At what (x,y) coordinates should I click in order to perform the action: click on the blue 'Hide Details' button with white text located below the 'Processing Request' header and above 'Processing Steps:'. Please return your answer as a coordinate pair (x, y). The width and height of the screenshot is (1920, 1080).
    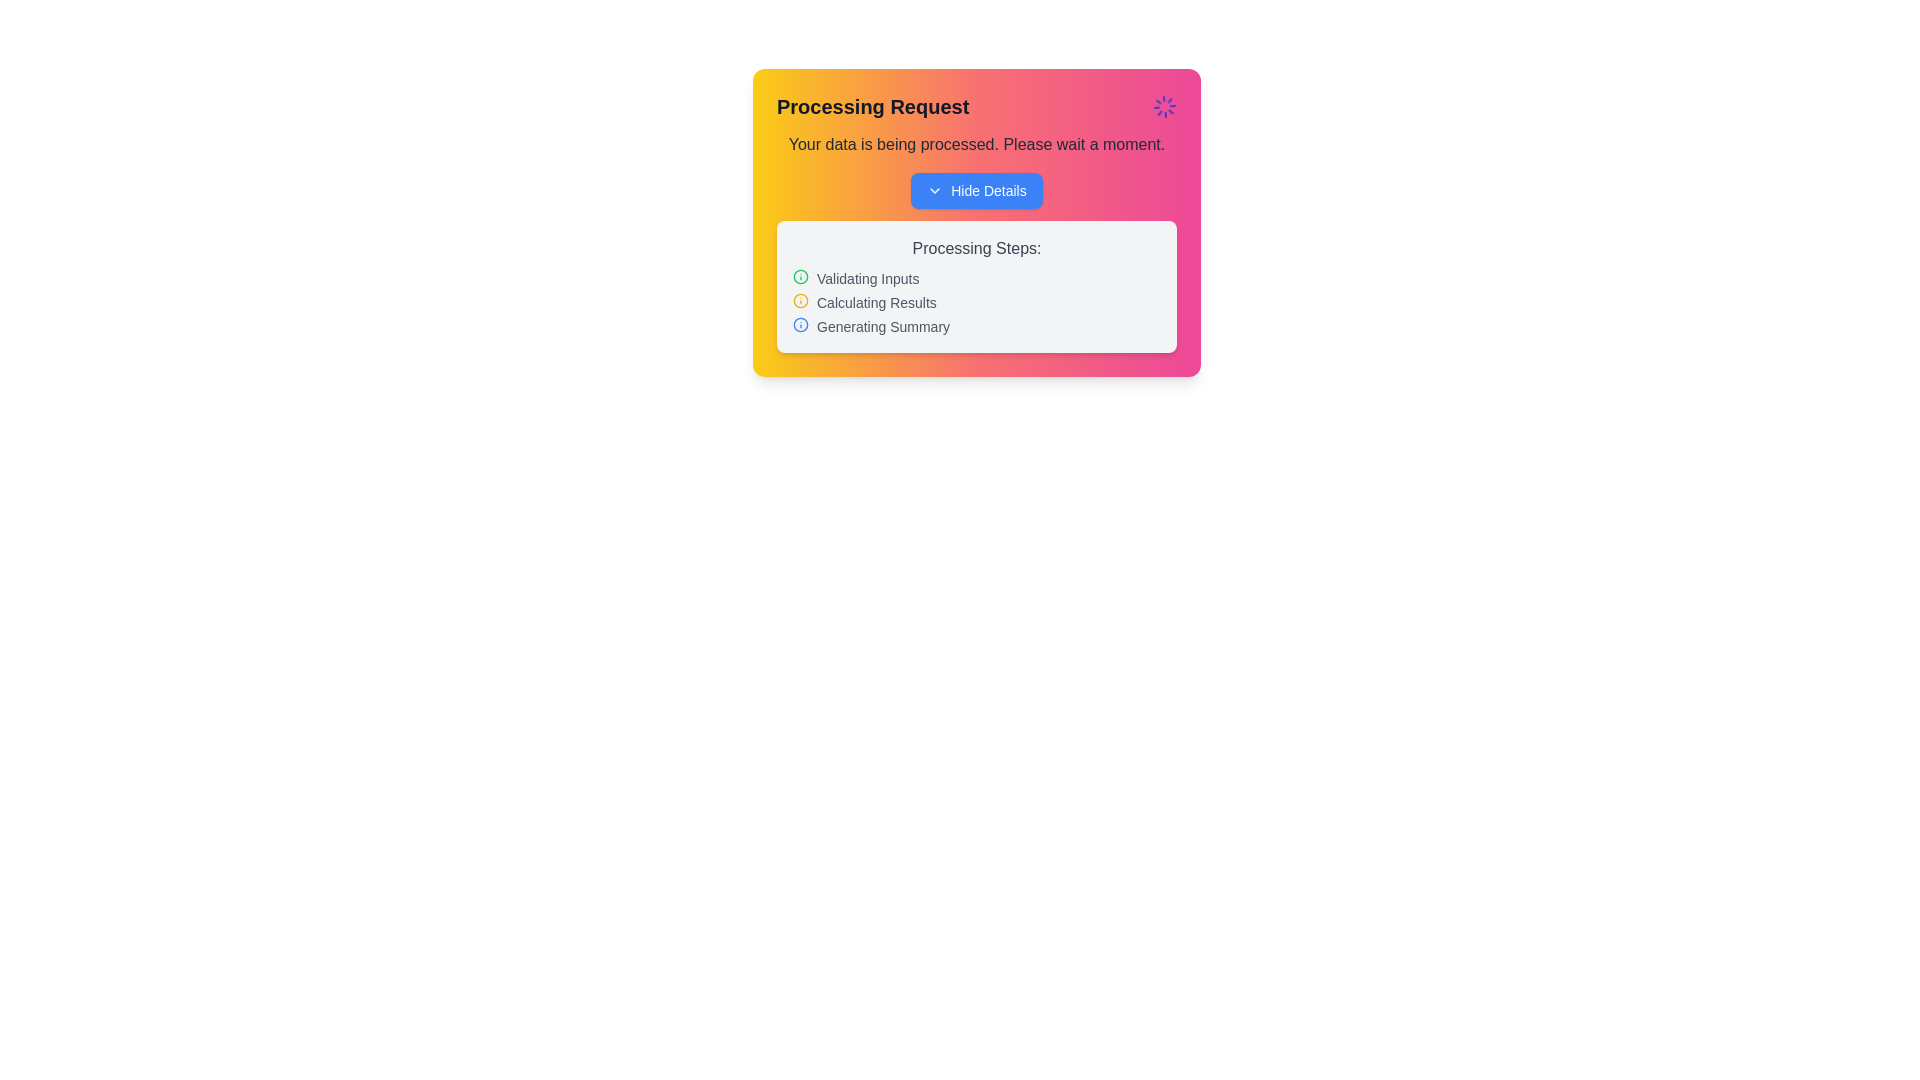
    Looking at the image, I should click on (976, 191).